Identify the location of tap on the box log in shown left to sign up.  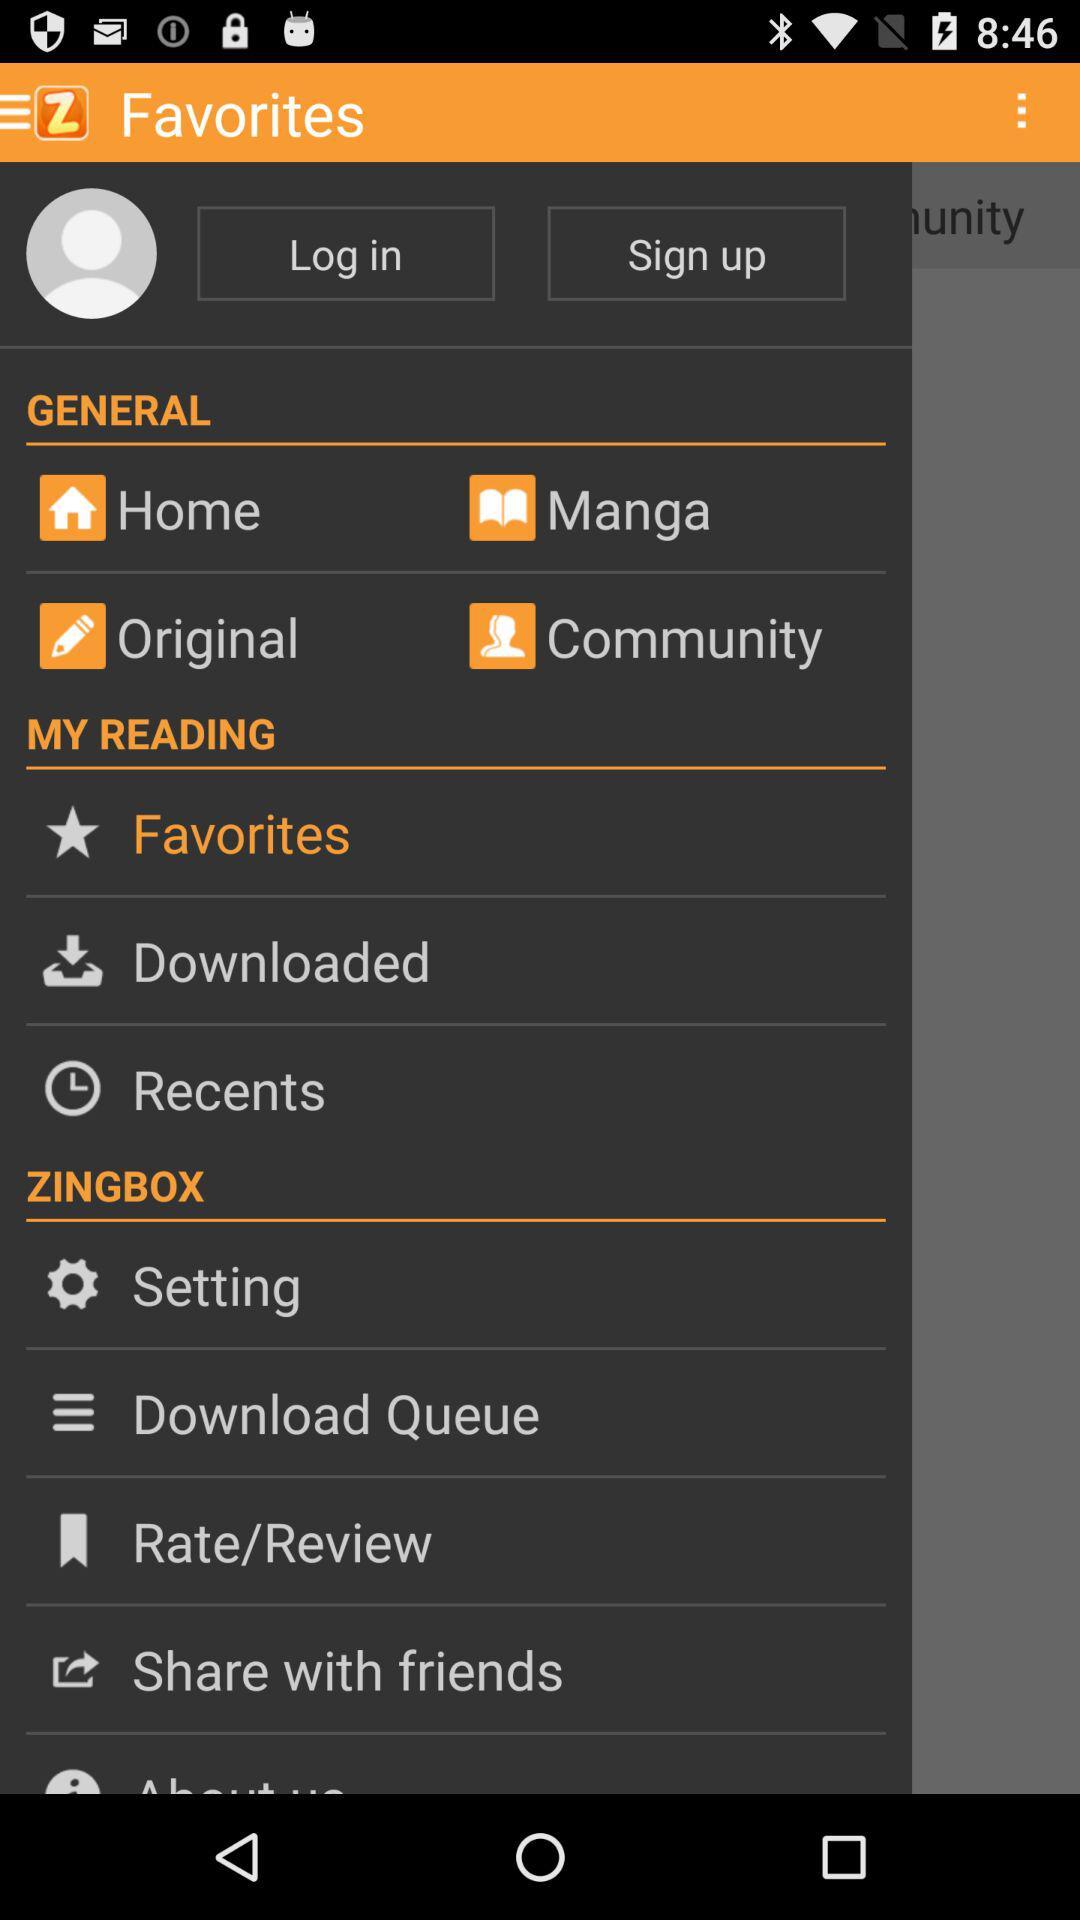
(345, 252).